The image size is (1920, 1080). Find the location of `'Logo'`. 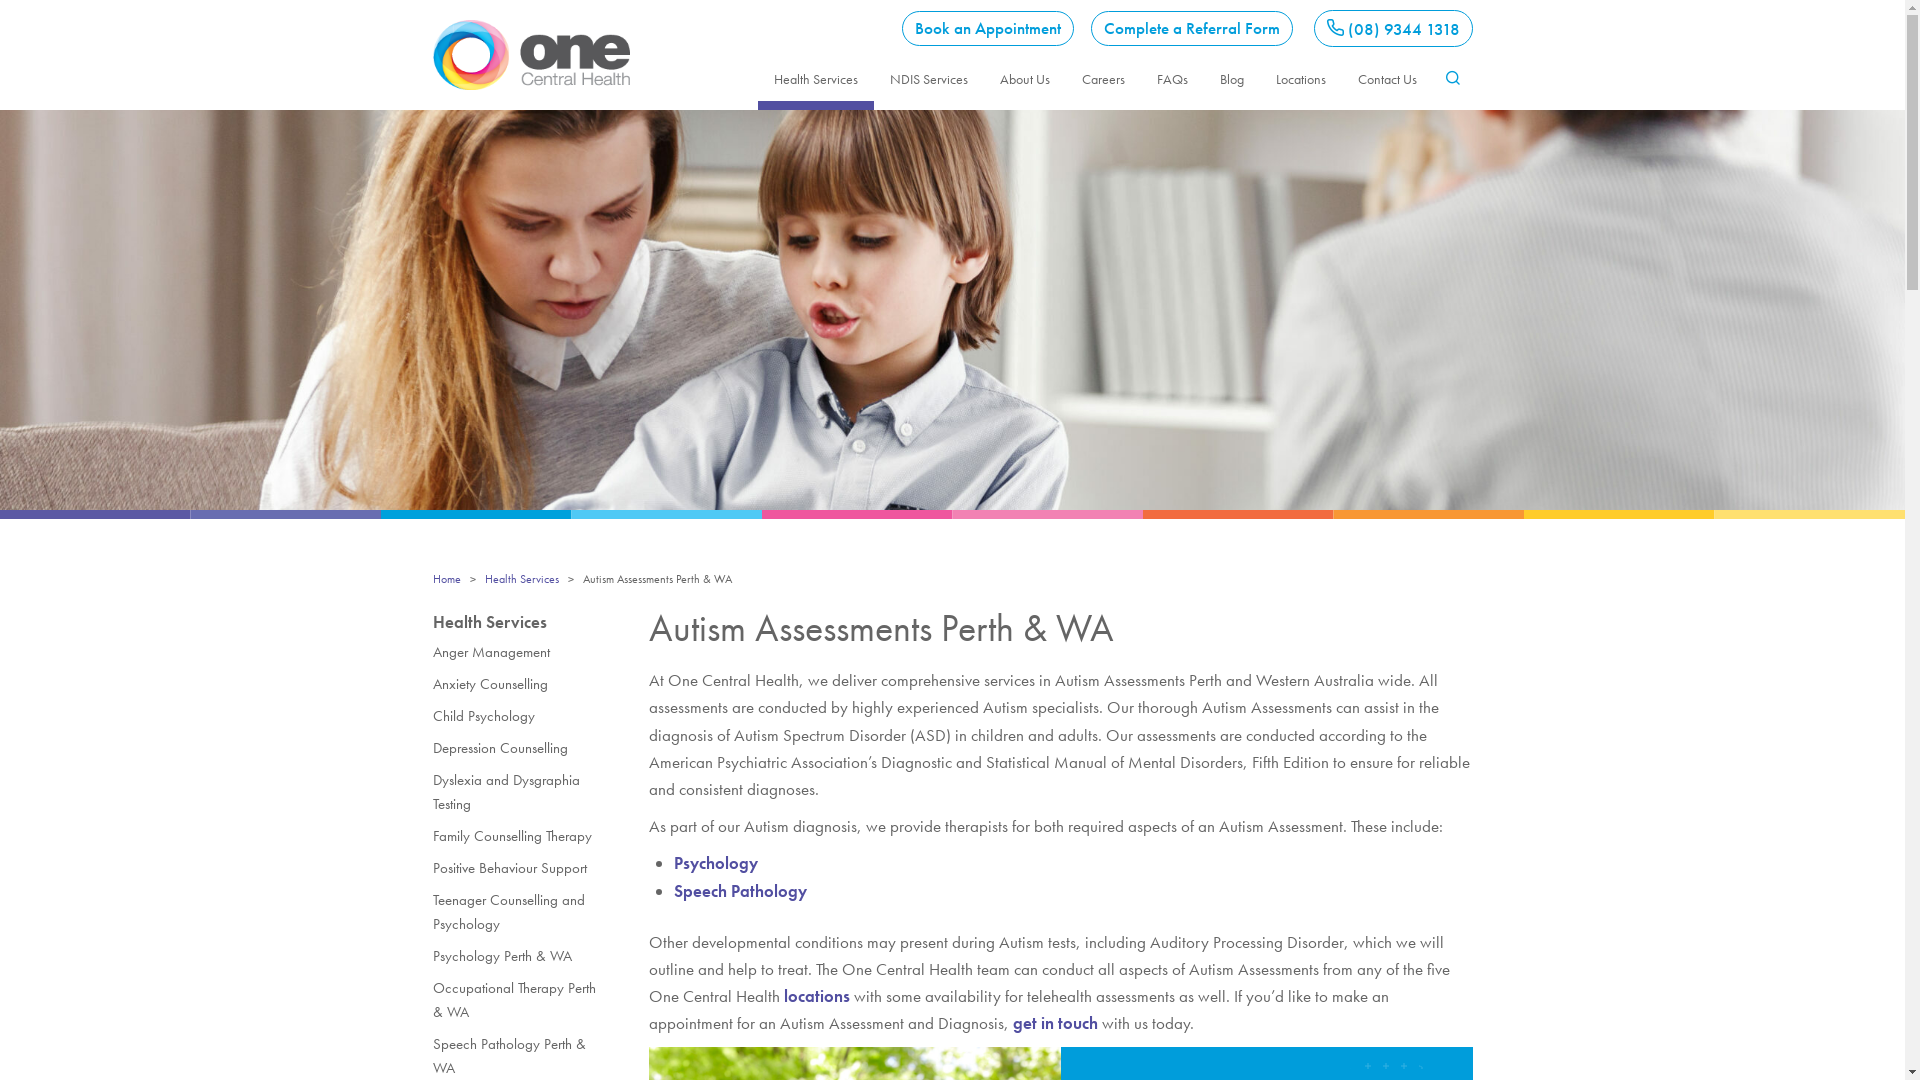

'Logo' is located at coordinates (431, 53).